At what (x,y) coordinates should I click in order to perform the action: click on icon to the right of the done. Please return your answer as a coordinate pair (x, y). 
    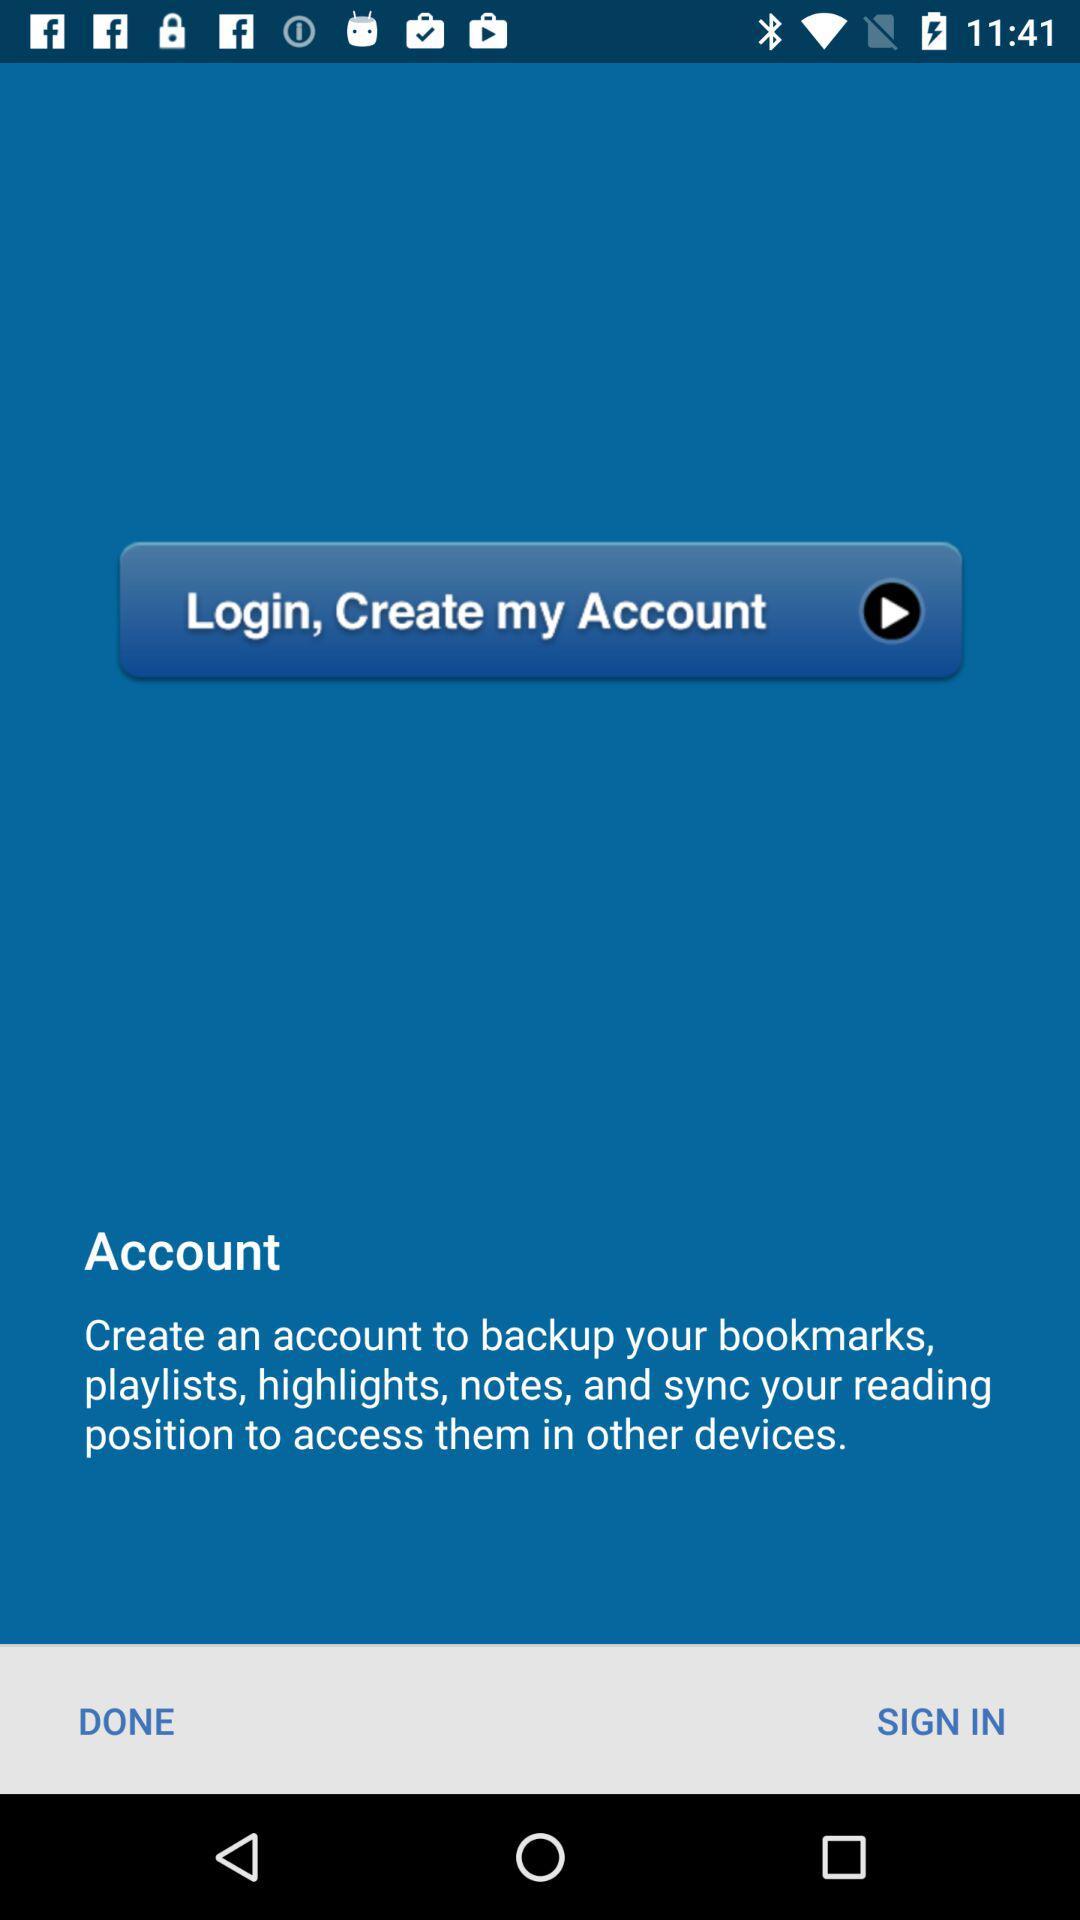
    Looking at the image, I should click on (941, 1719).